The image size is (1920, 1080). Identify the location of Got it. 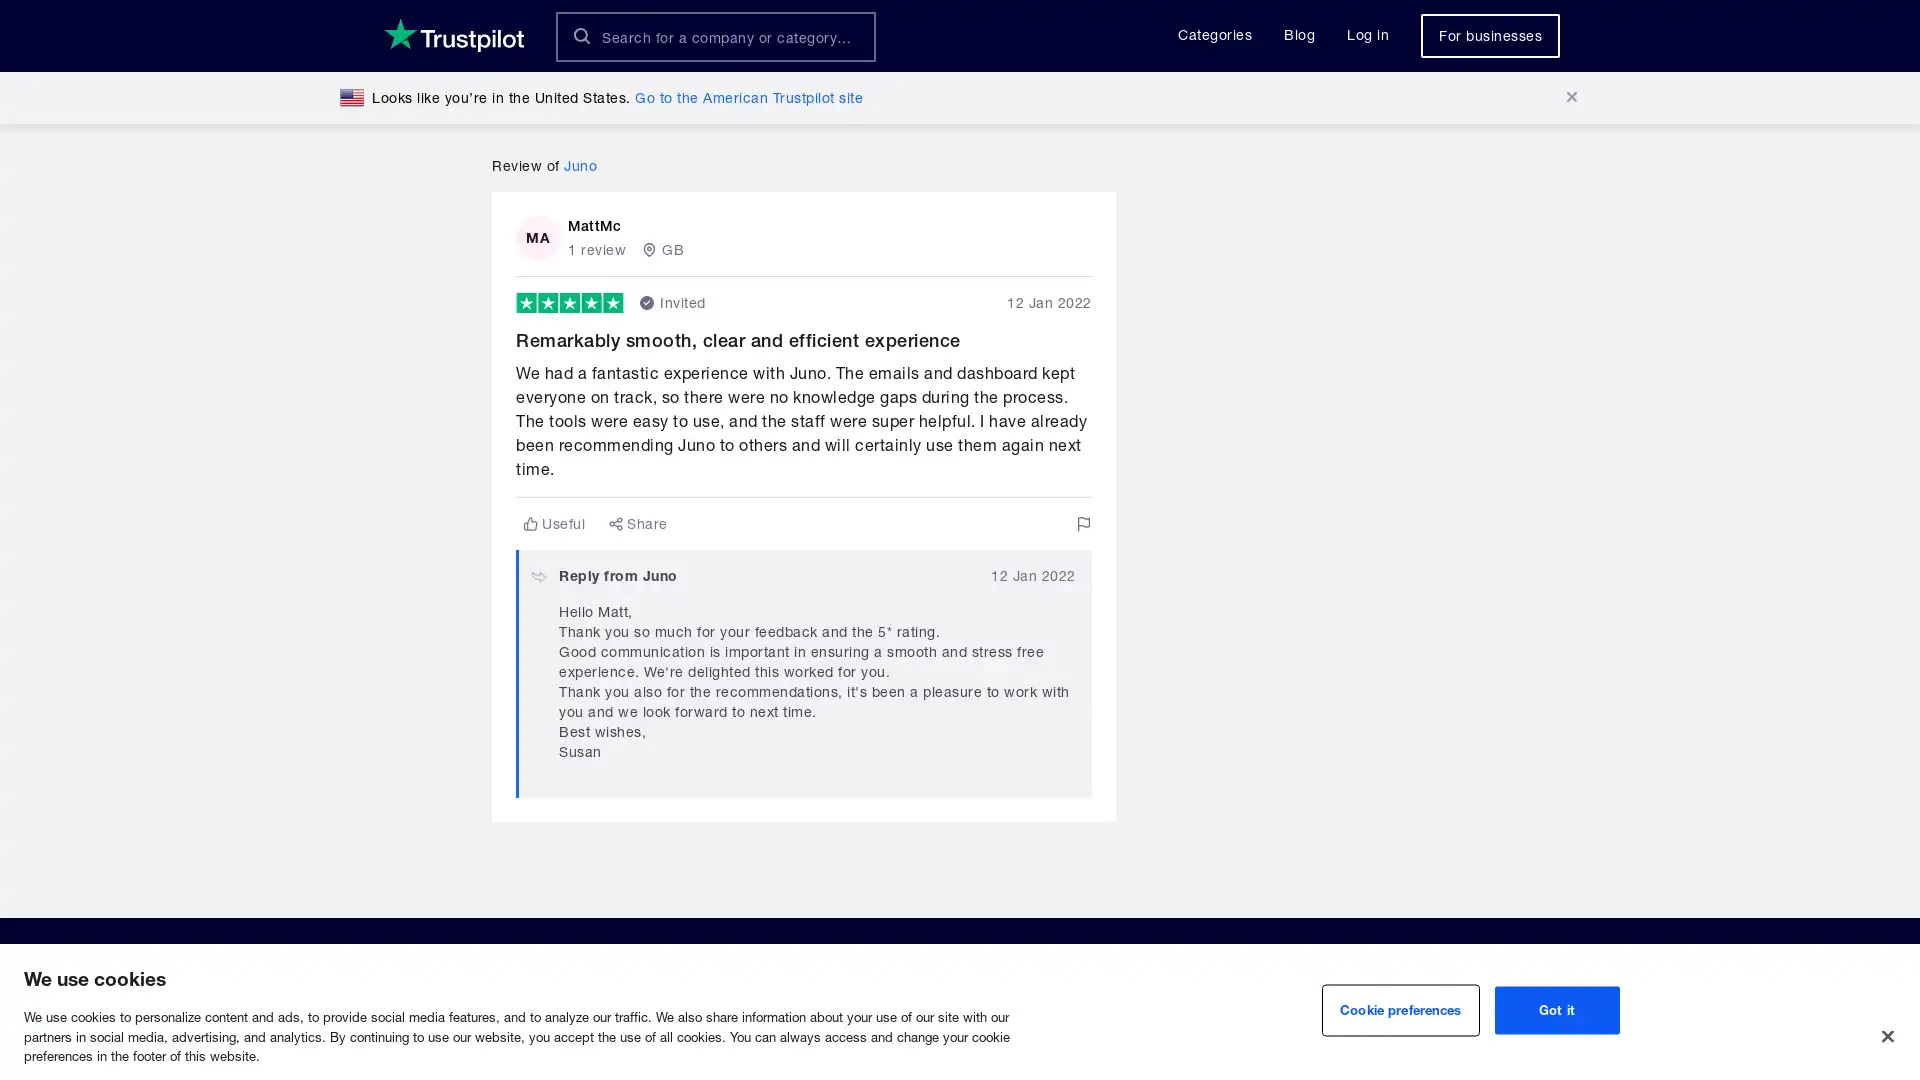
(1555, 1010).